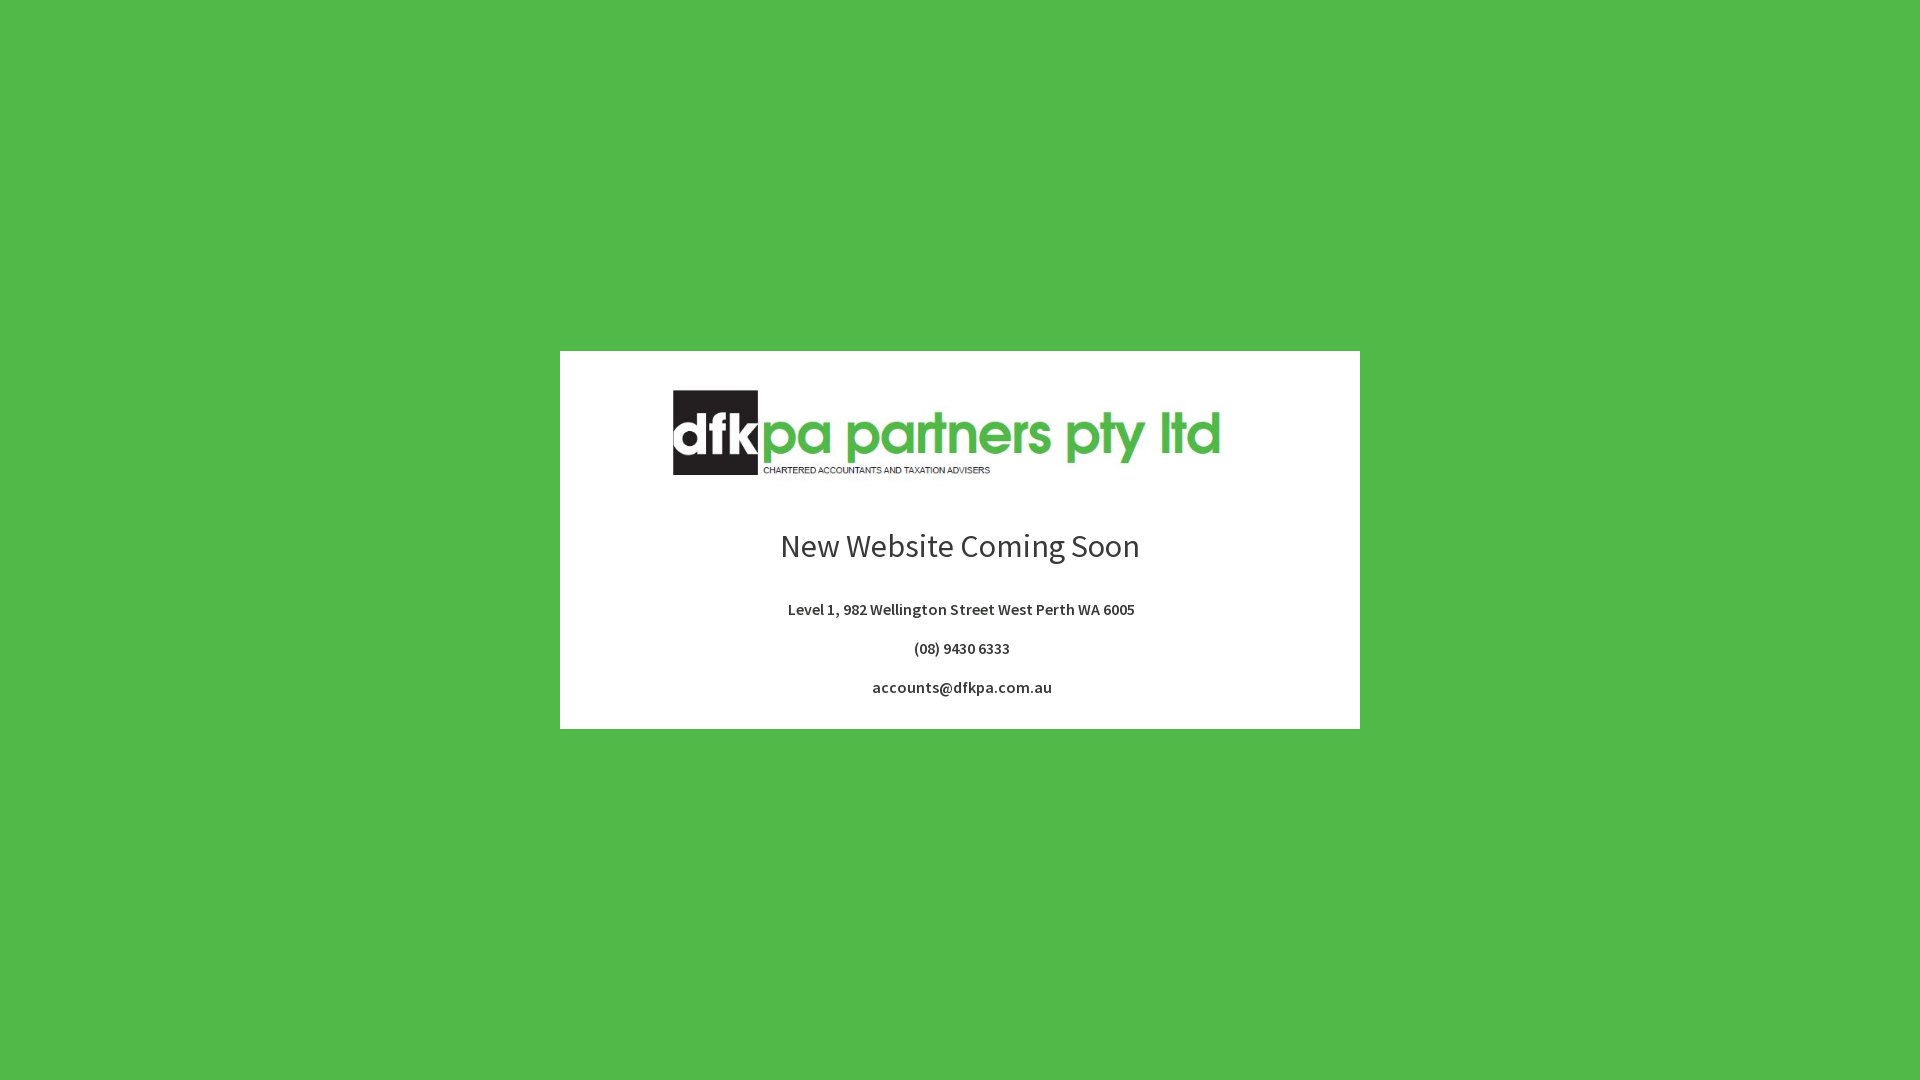 The width and height of the screenshot is (1920, 1080). I want to click on 'accounts@dfkpa.com.au', so click(958, 685).